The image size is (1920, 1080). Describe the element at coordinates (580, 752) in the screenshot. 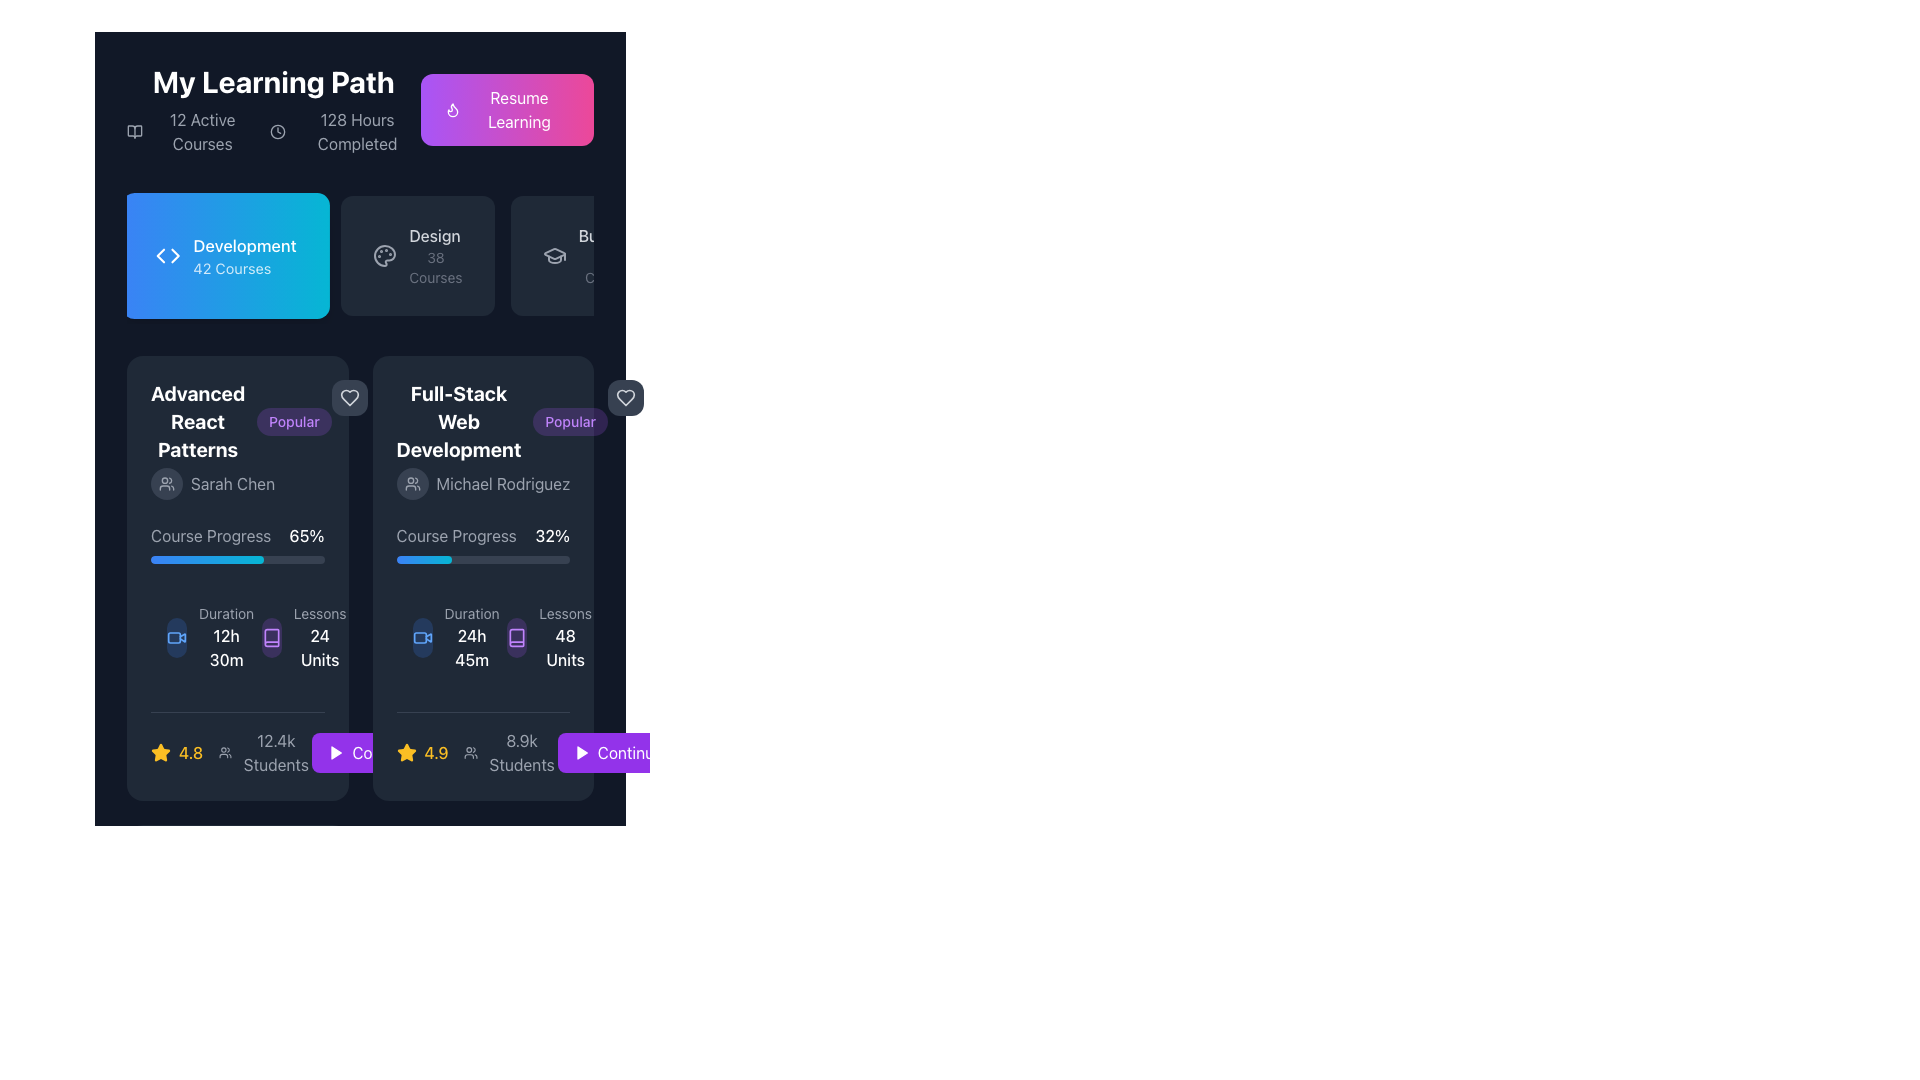

I see `the small triangular play icon with a purple background, located within the 'Continue' button at the bottom-right corner of the dark-themed card layout` at that location.